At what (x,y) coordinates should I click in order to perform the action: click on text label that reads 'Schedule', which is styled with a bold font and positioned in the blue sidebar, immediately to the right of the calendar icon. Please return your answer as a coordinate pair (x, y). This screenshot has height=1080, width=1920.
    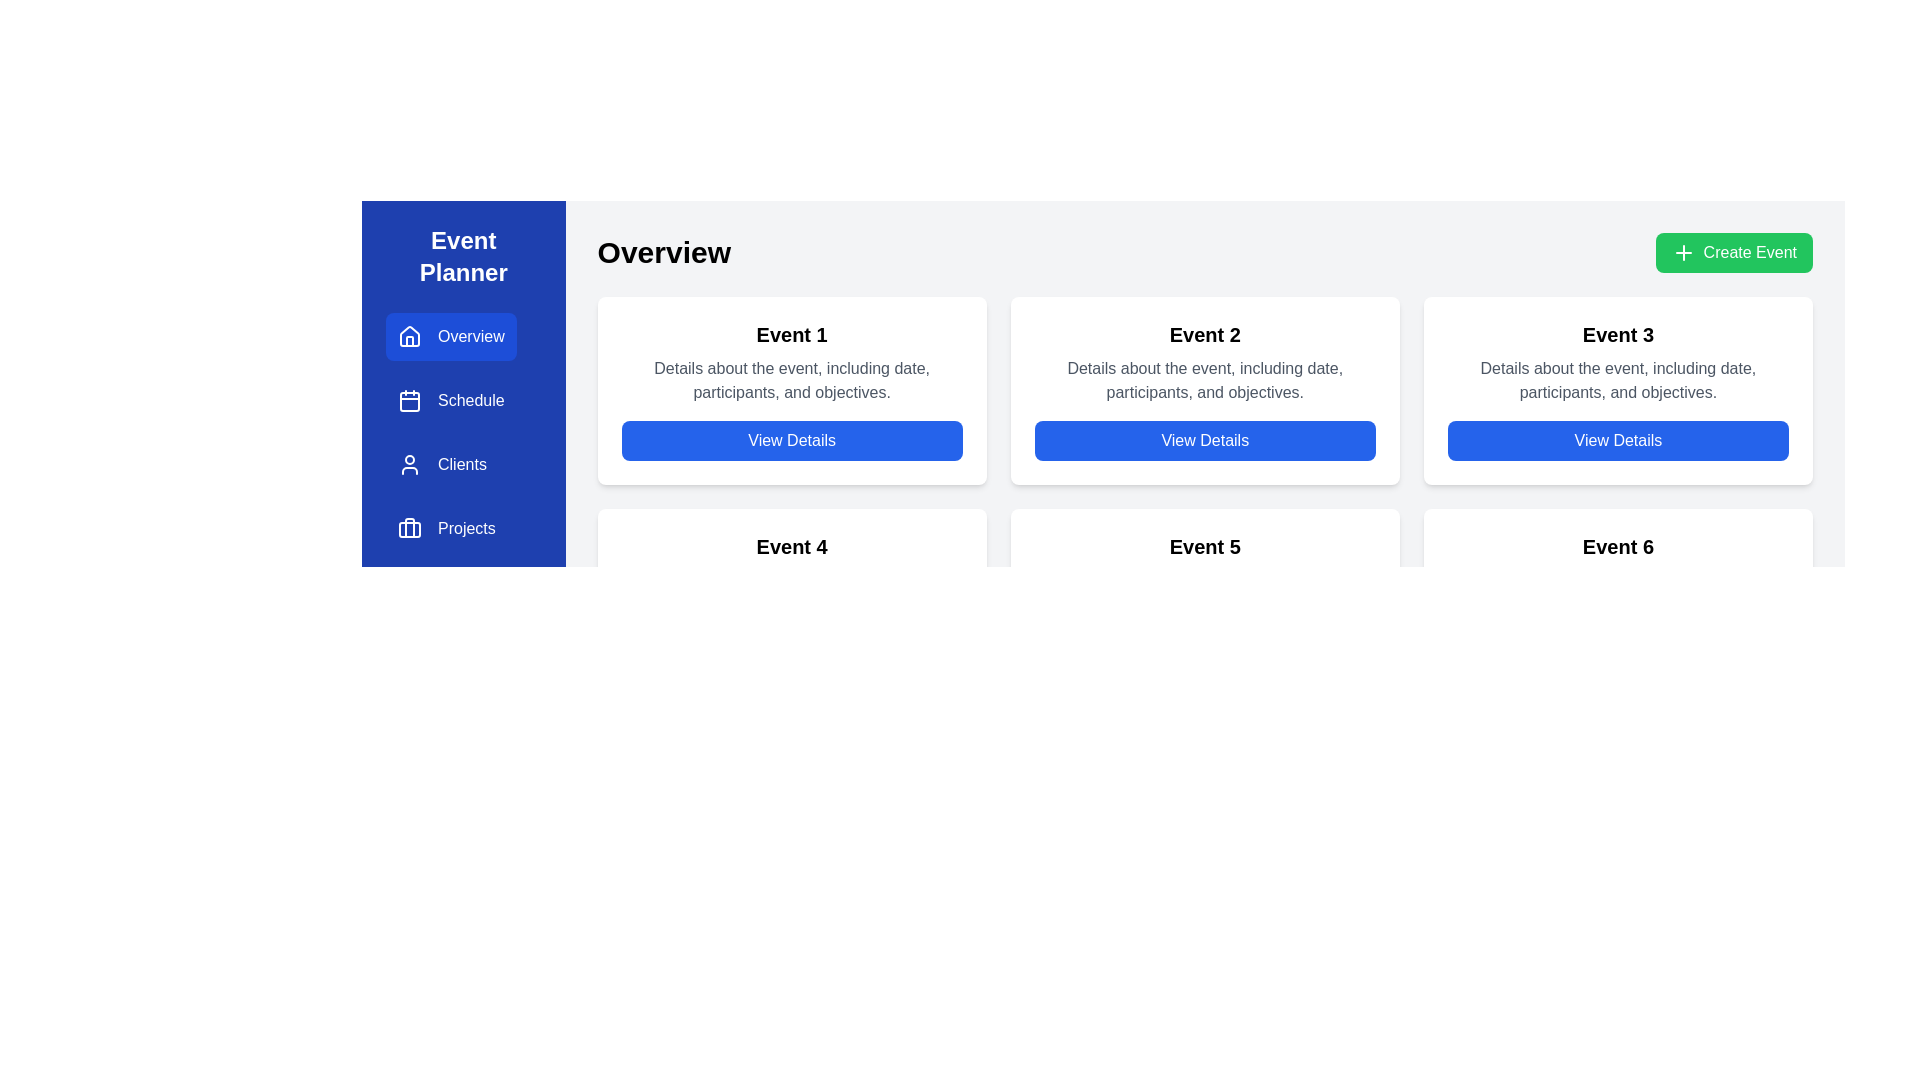
    Looking at the image, I should click on (470, 401).